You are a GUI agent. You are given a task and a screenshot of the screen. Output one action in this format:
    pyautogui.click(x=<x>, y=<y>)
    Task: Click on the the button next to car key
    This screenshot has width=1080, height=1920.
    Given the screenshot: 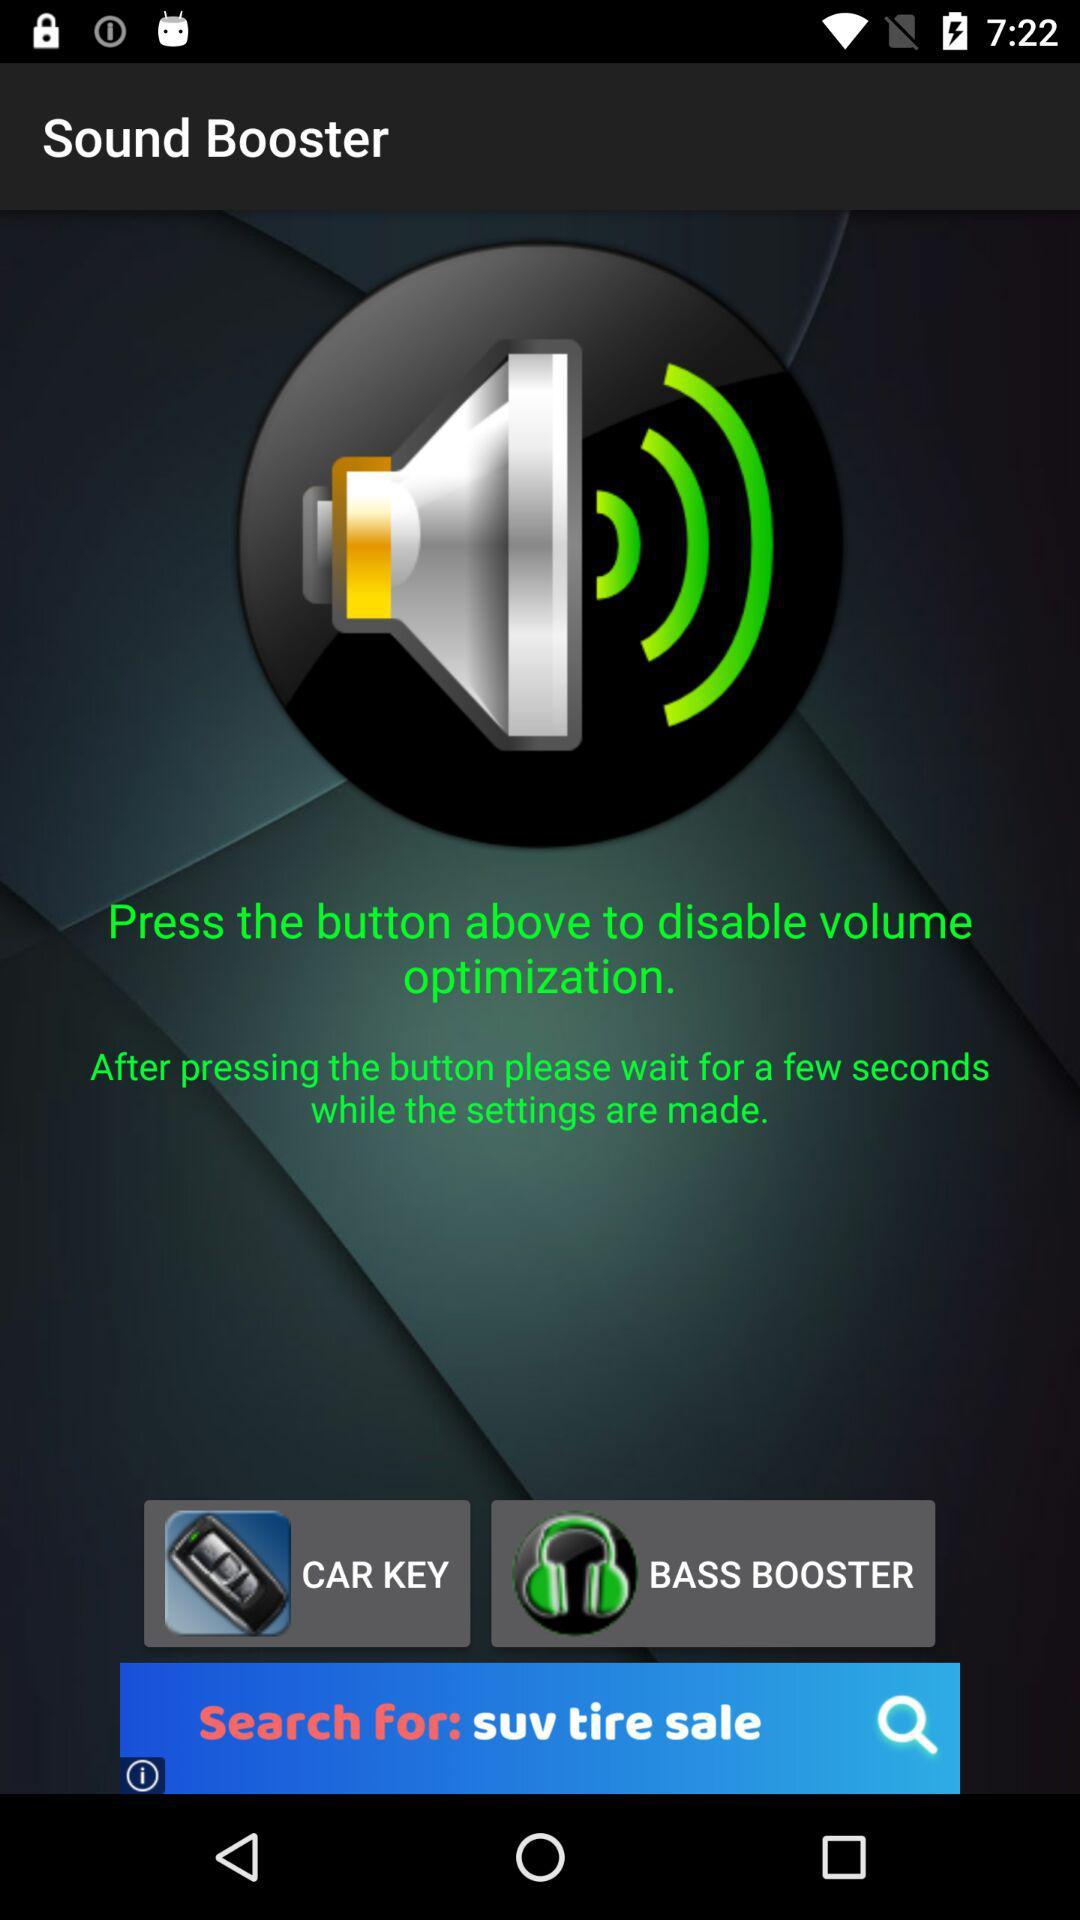 What is the action you would take?
    pyautogui.click(x=712, y=1572)
    